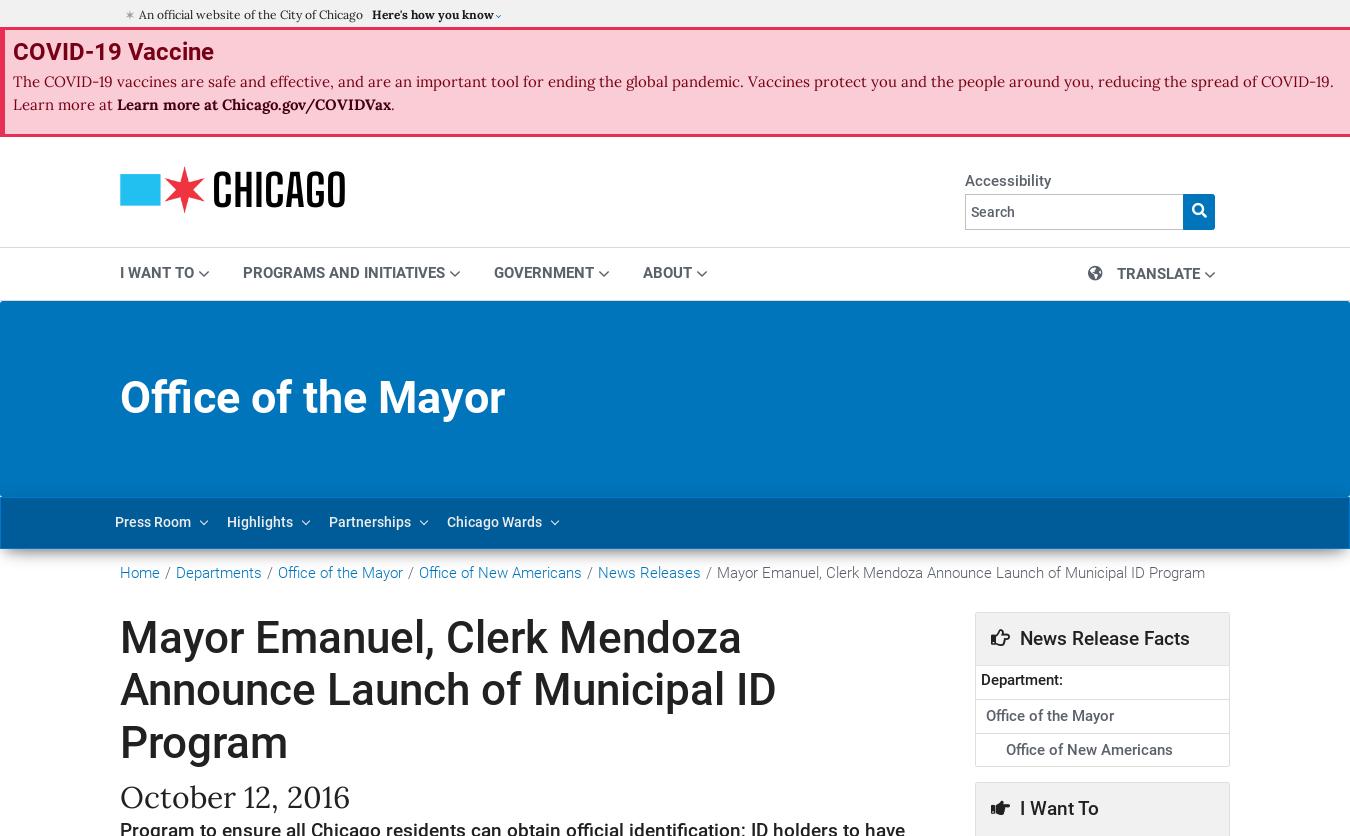 This screenshot has height=836, width=1350. I want to click on 'Home', so click(139, 570).